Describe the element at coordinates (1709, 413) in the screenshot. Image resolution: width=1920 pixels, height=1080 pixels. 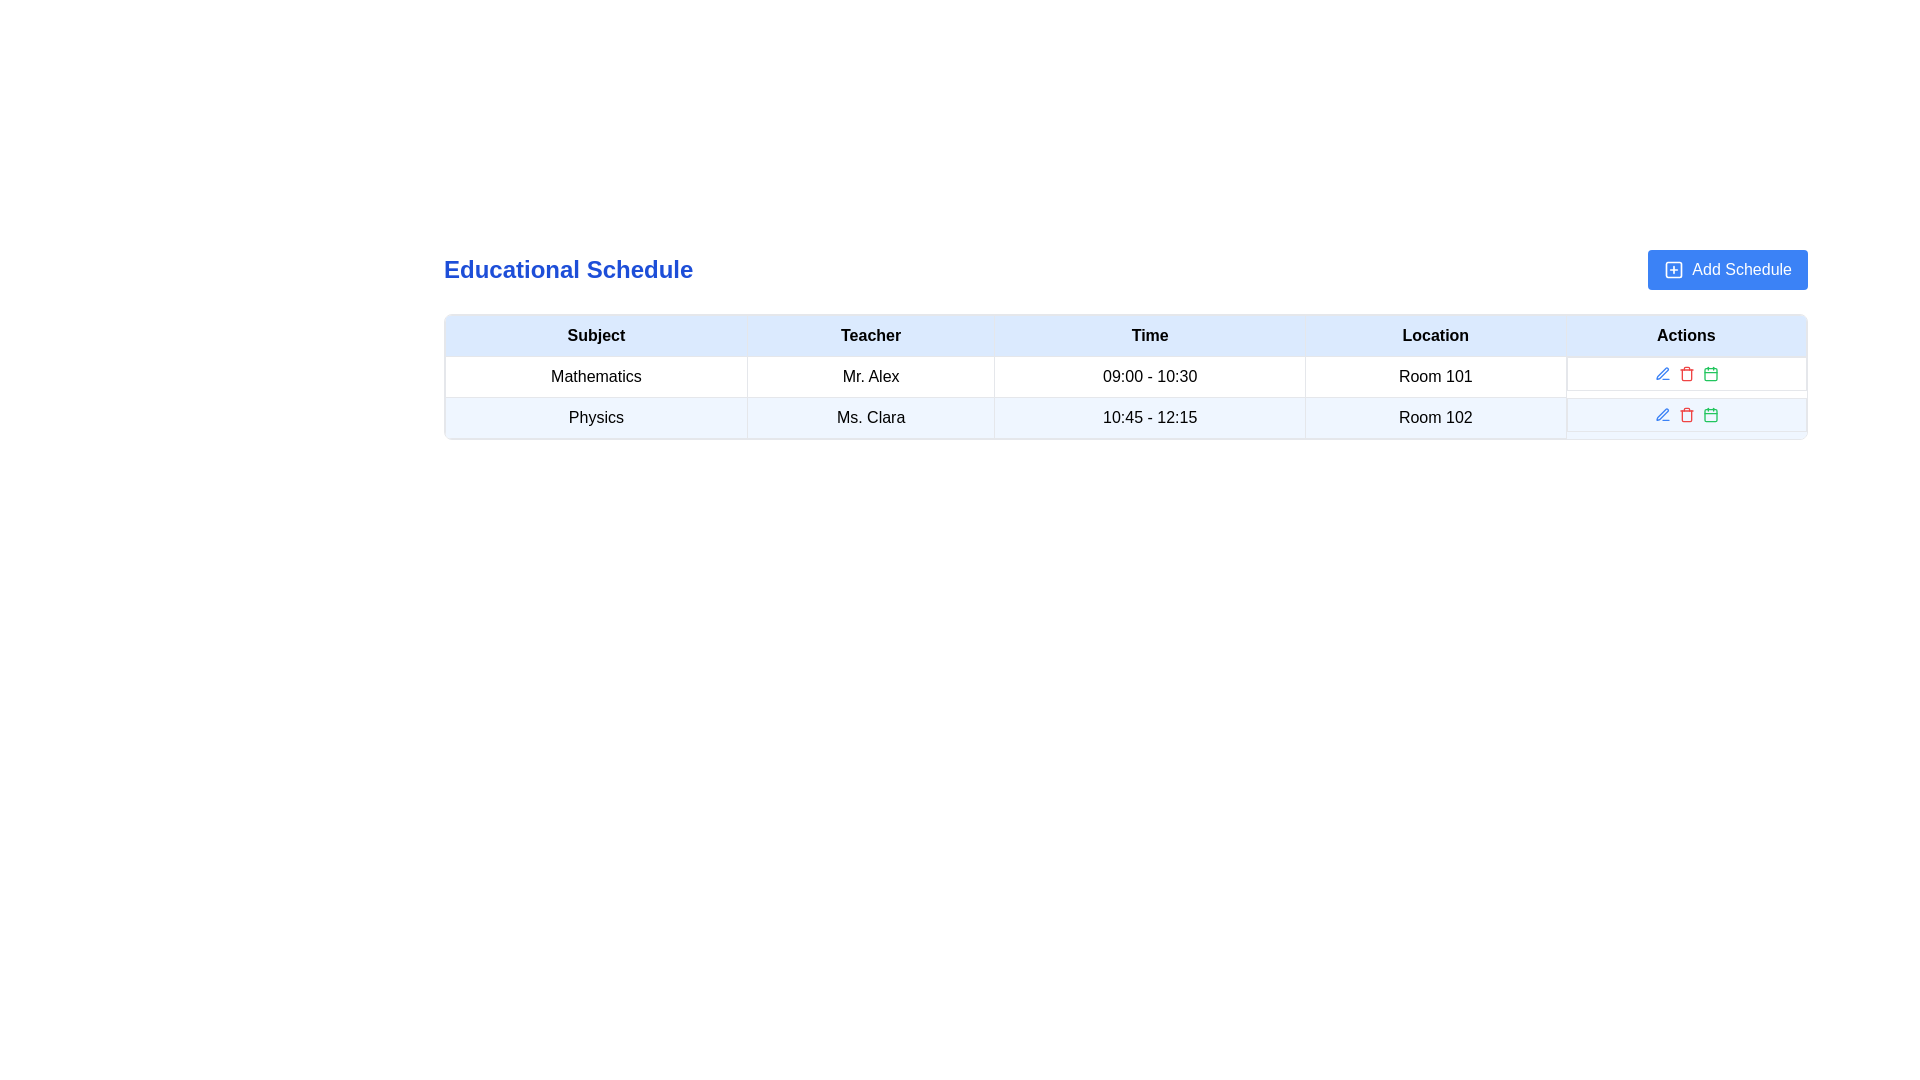
I see `the action button located in the 'Actions' column of the last row corresponding to 'Physics' in the schedule table` at that location.